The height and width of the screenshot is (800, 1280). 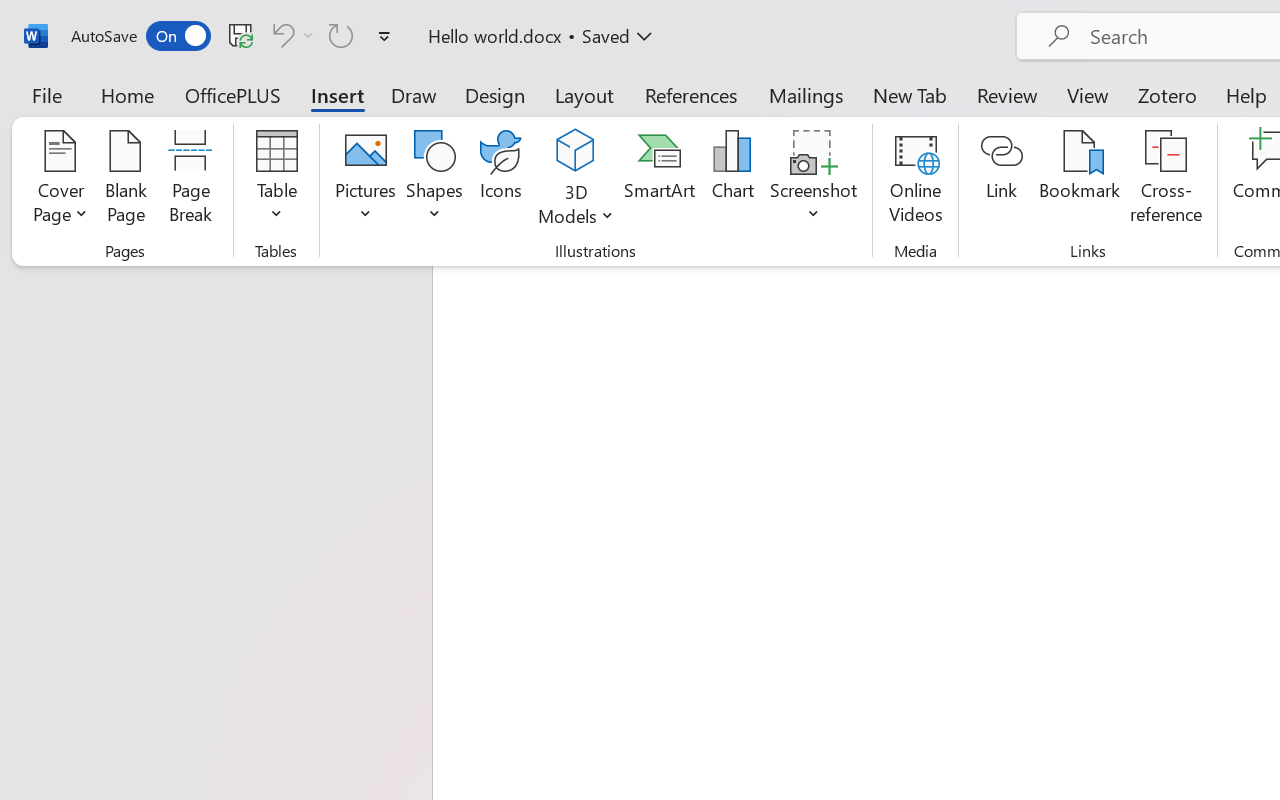 I want to click on 'Home', so click(x=127, y=94).